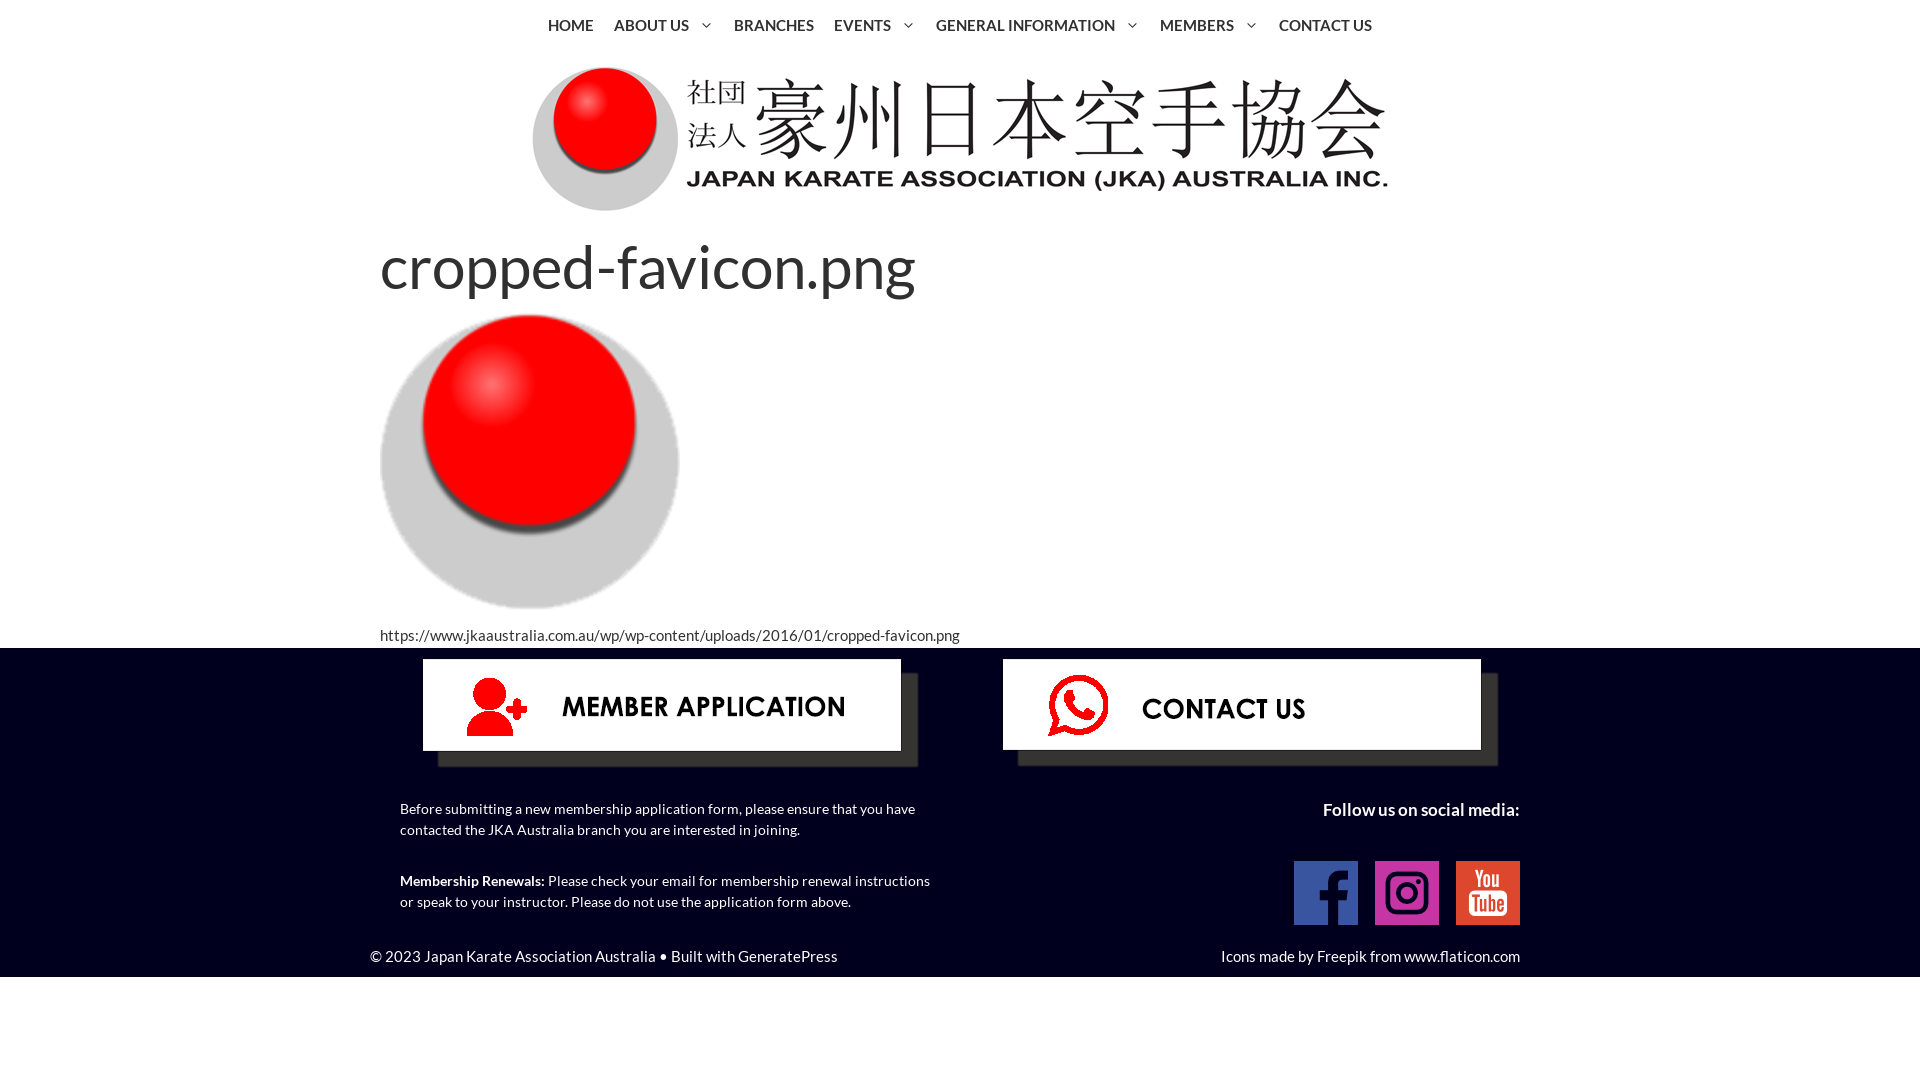 This screenshot has width=1920, height=1080. I want to click on 'Freepik', so click(1342, 954).